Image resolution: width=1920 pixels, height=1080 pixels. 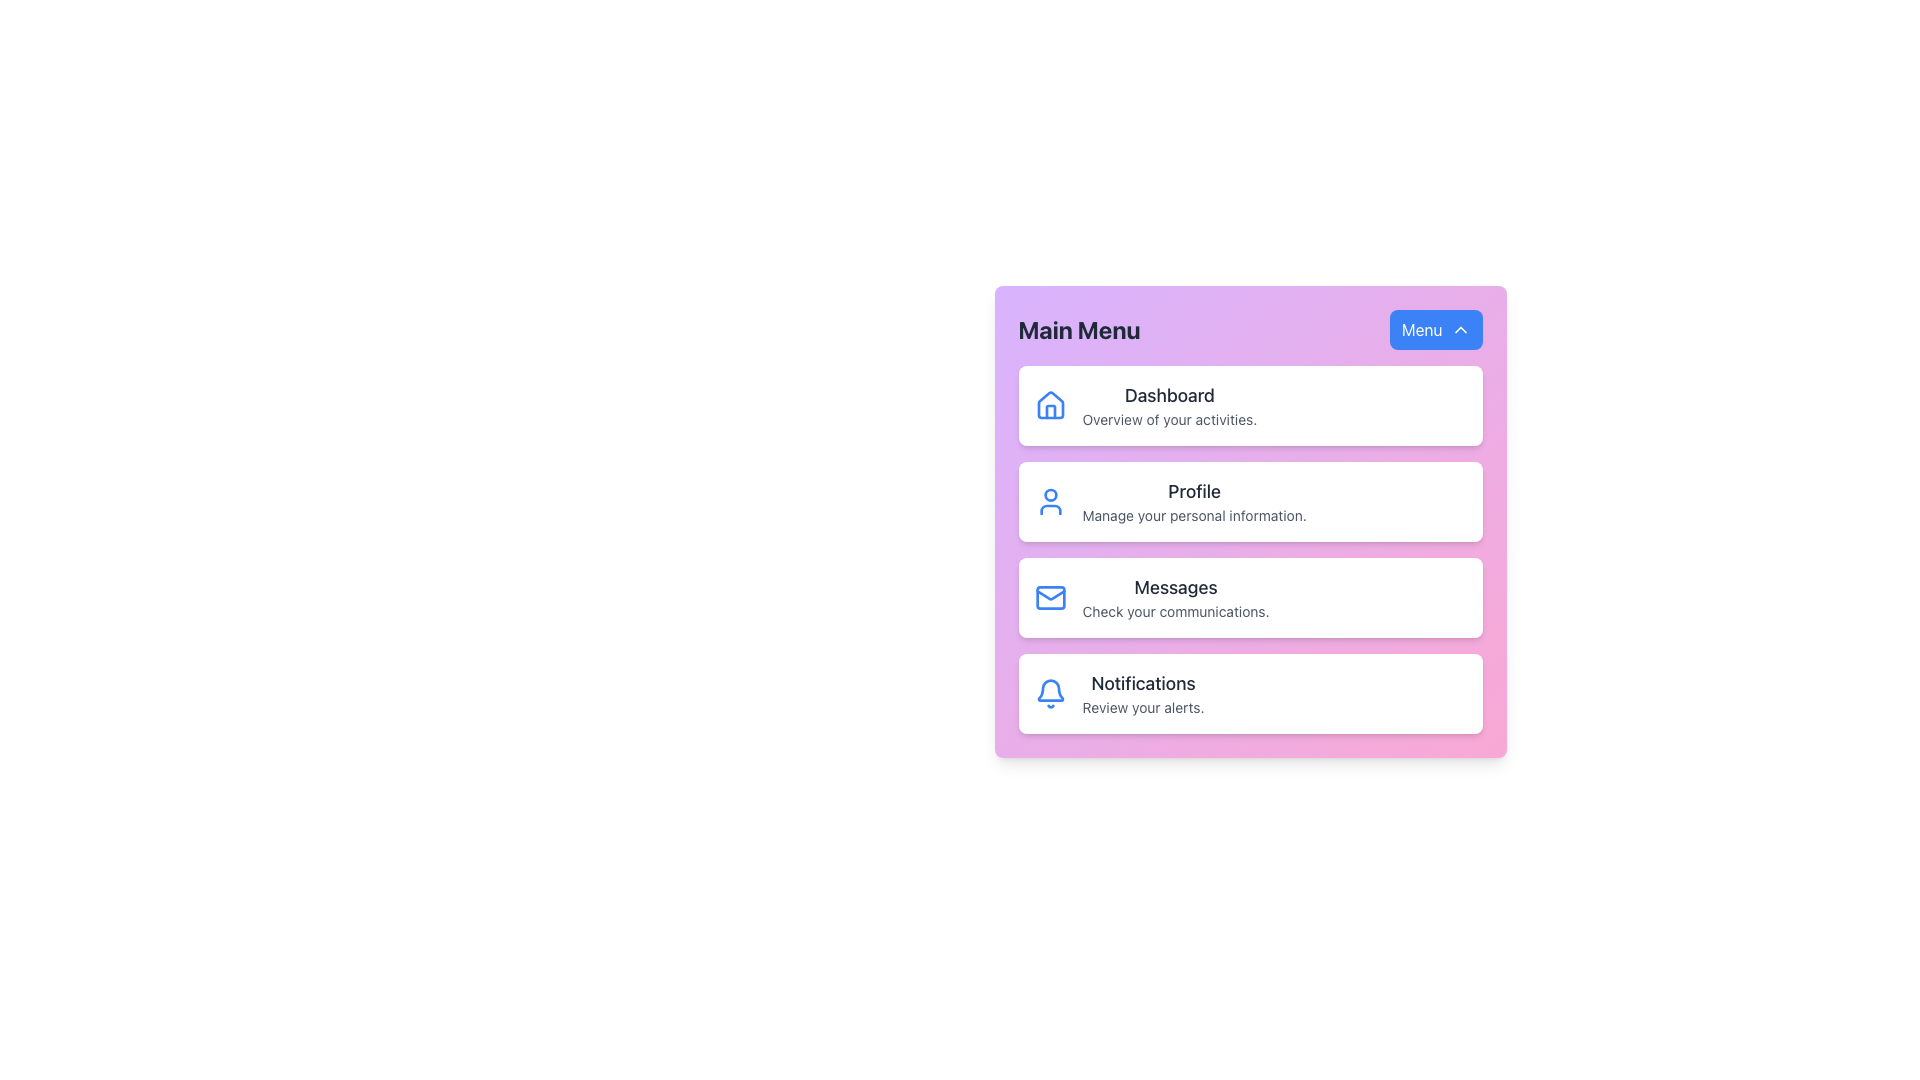 I want to click on the 'Menu' button with a bright blue background and a chevron icon located, so click(x=1434, y=329).